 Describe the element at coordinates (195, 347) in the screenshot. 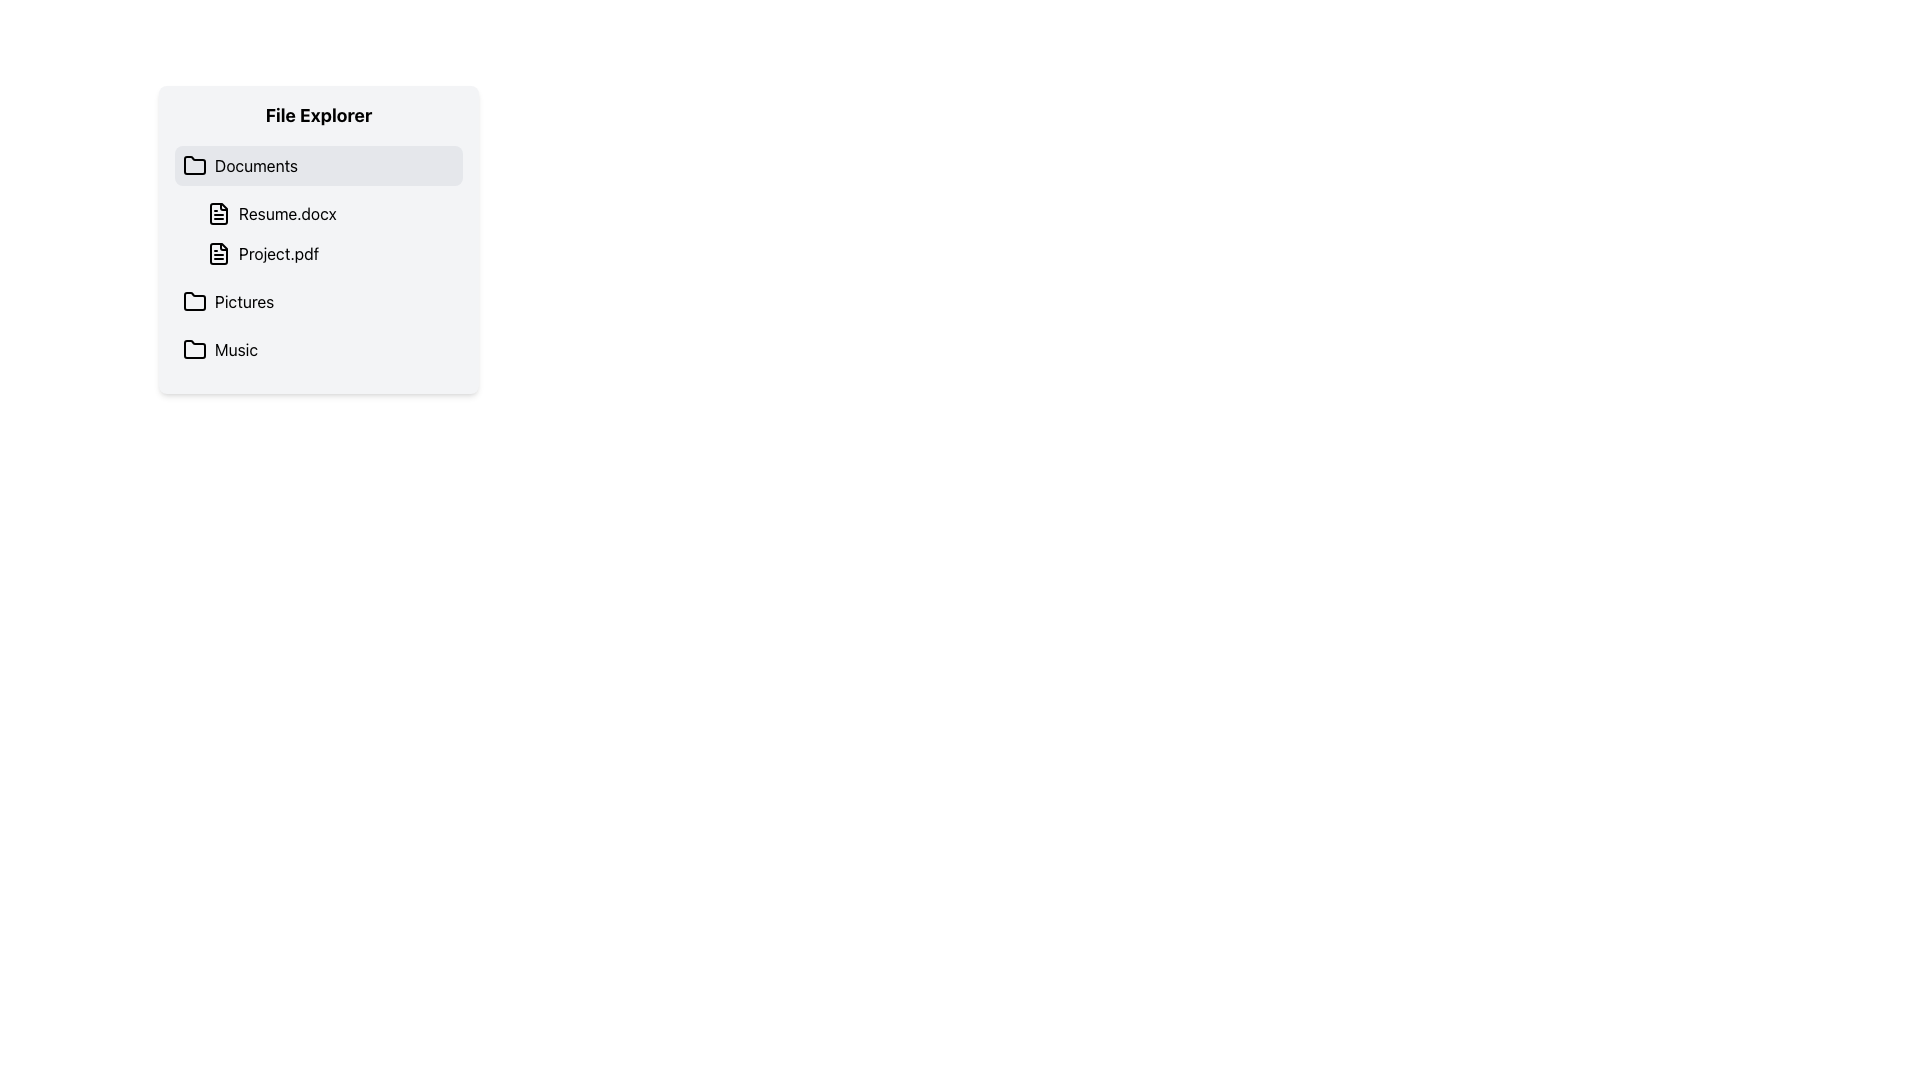

I see `the folder icon representing 'Music' in the file explorer, located in the bottom left corner of the list, directly to the left of the text label 'Music'` at that location.